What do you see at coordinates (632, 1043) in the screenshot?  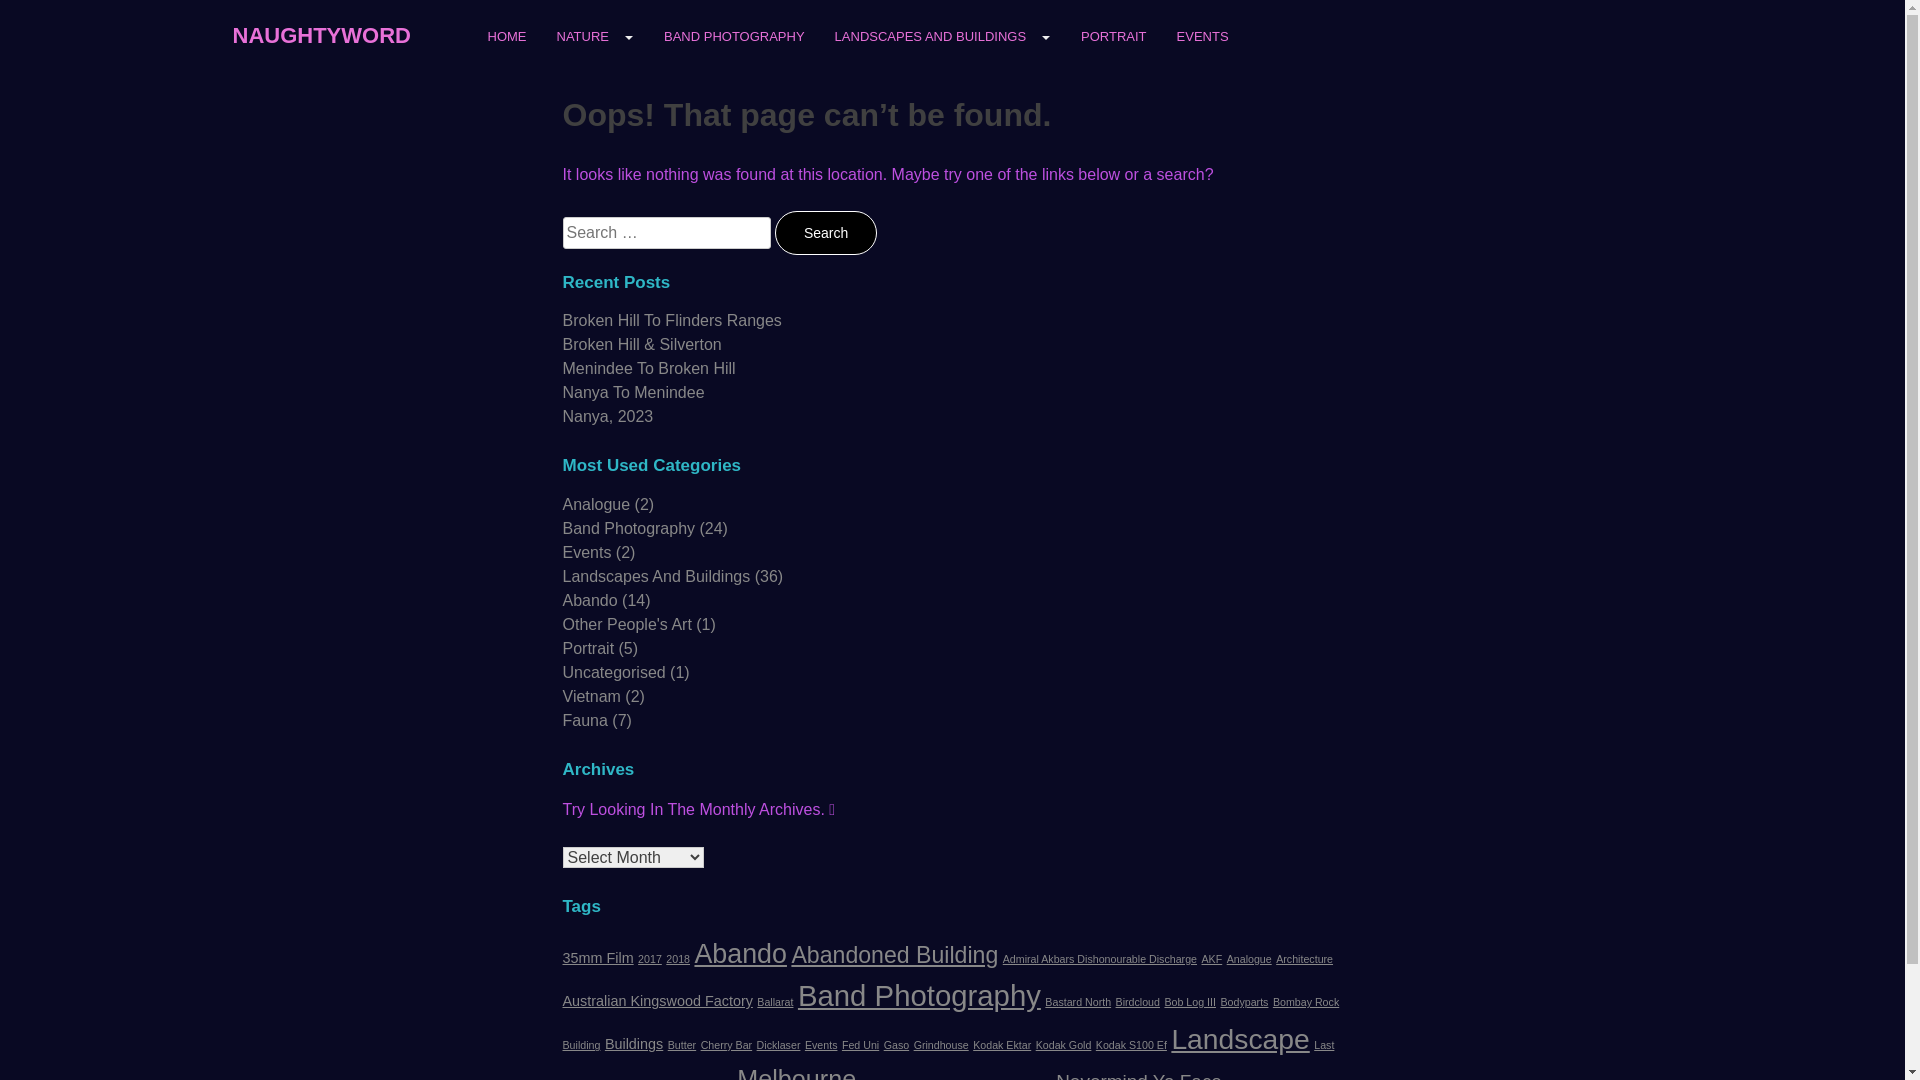 I see `'Buildings'` at bounding box center [632, 1043].